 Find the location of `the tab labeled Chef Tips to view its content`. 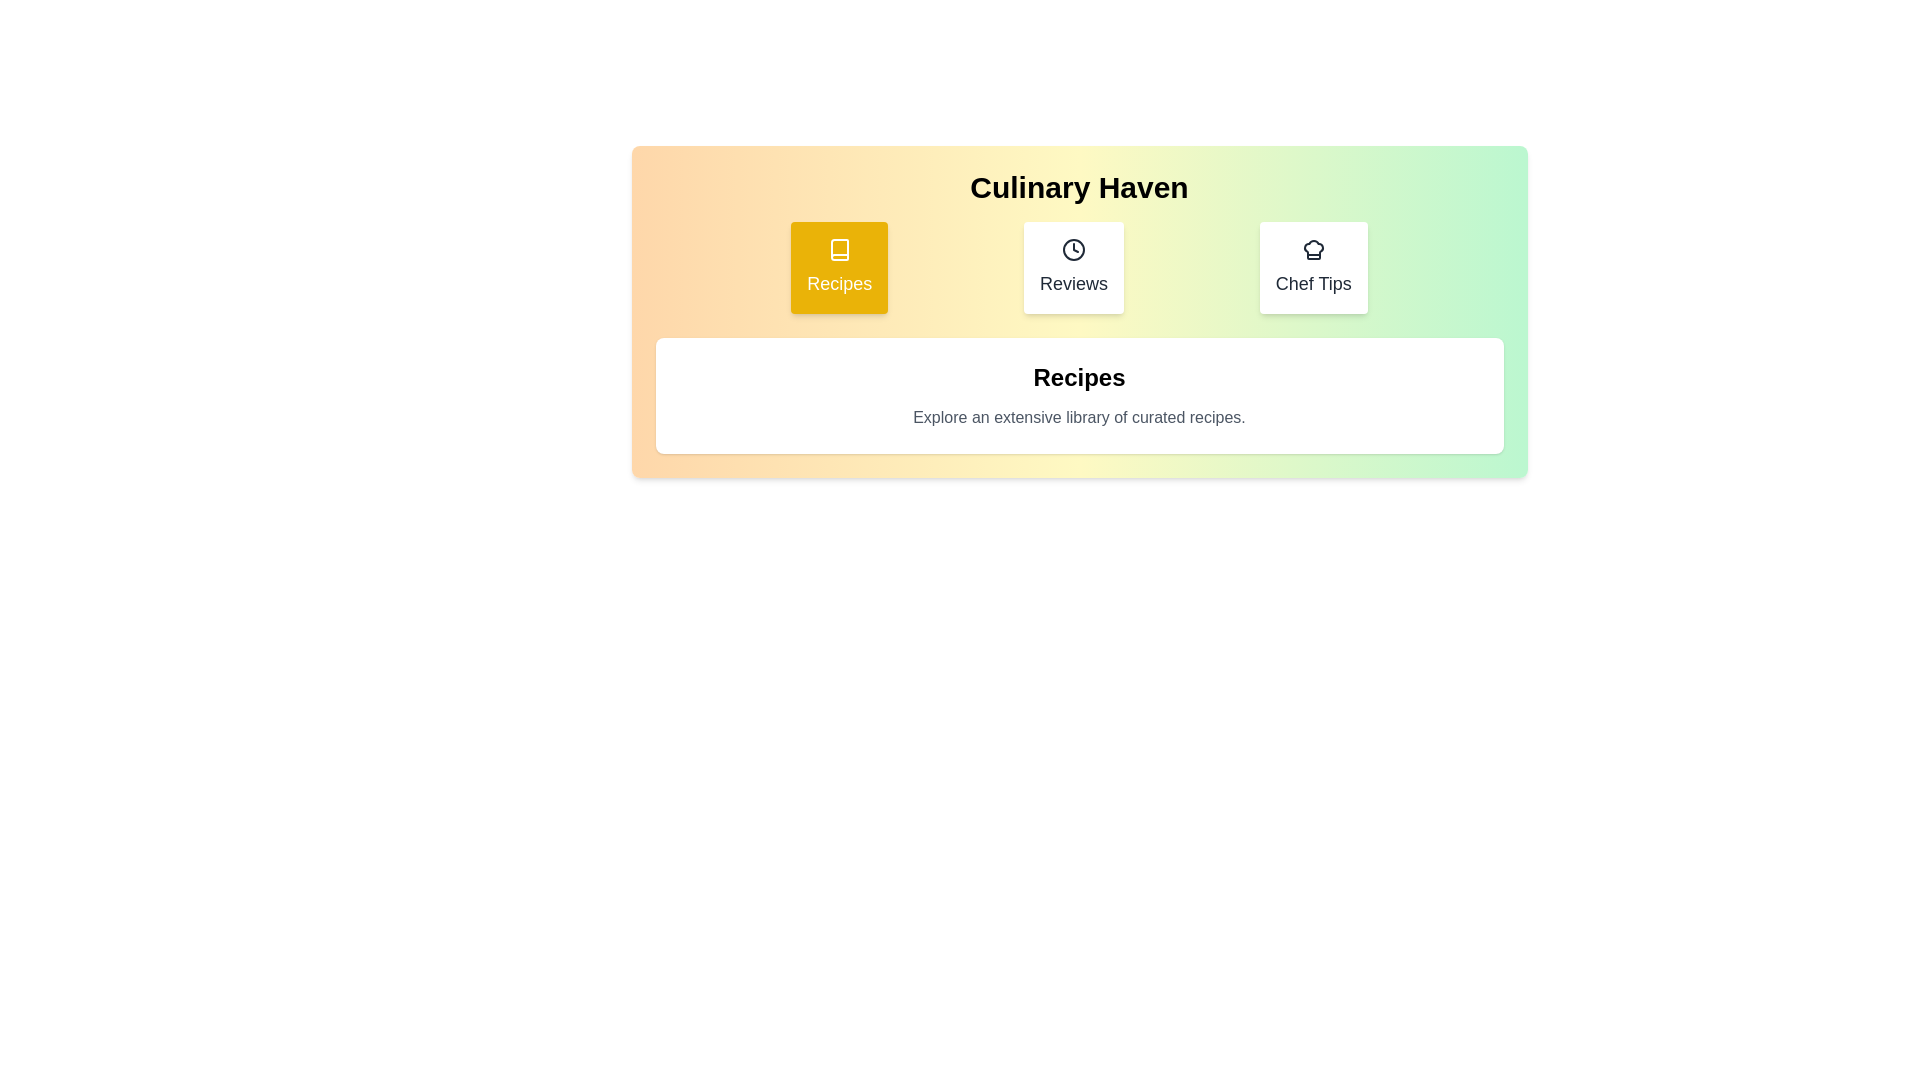

the tab labeled Chef Tips to view its content is located at coordinates (1313, 266).